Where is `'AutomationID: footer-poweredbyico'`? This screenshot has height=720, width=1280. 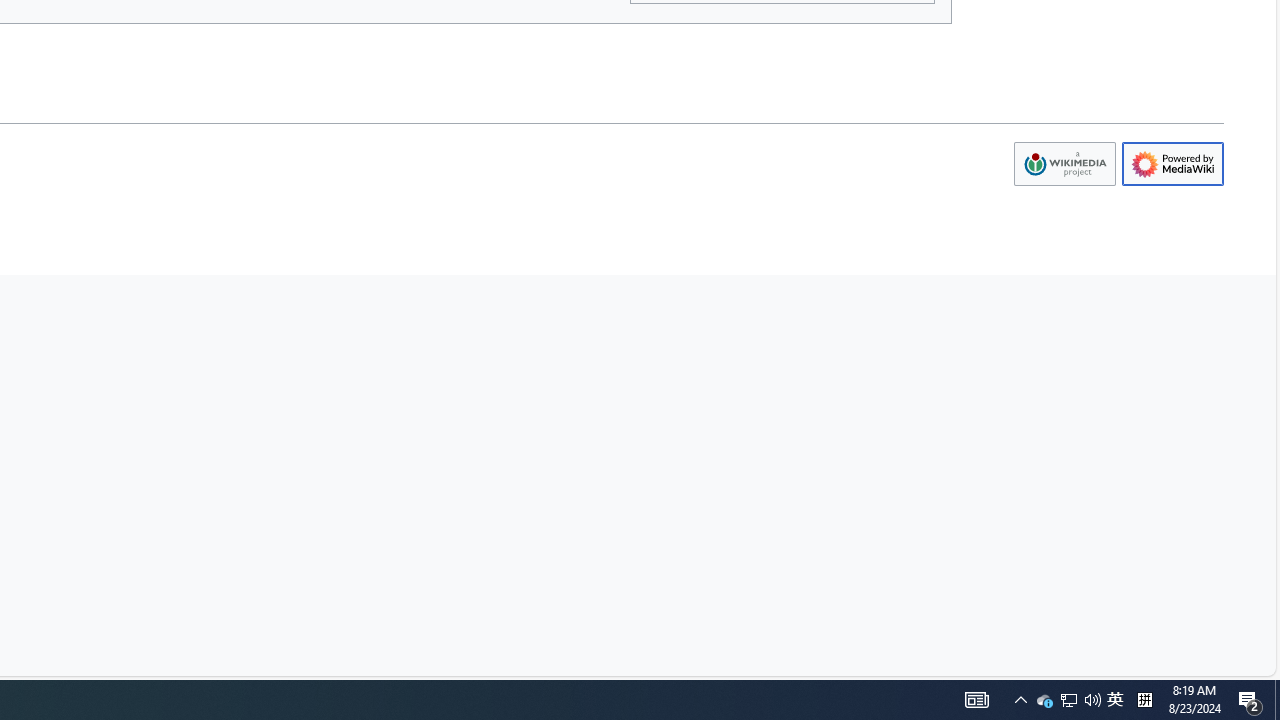
'AutomationID: footer-poweredbyico' is located at coordinates (1173, 163).